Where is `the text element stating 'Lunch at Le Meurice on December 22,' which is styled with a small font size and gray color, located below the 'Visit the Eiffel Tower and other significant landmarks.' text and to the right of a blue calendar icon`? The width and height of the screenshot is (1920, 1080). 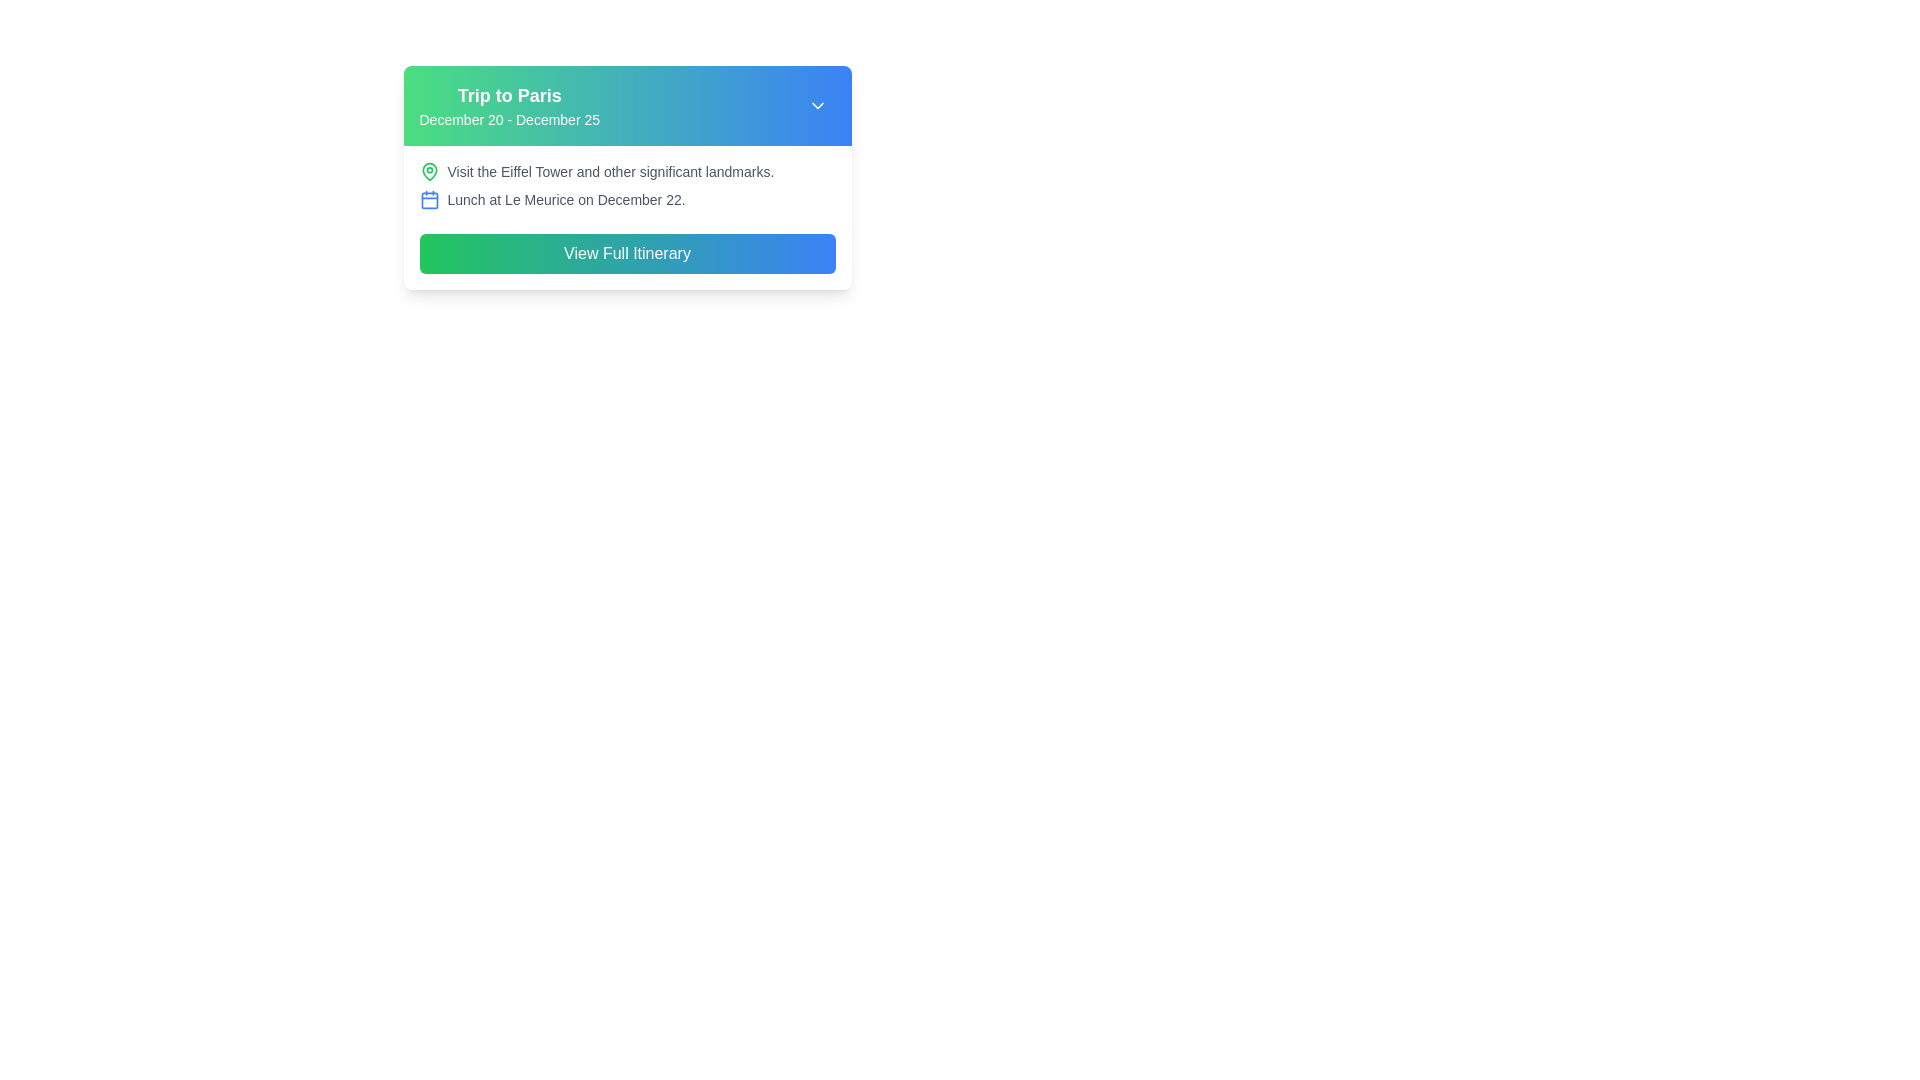 the text element stating 'Lunch at Le Meurice on December 22,' which is styled with a small font size and gray color, located below the 'Visit the Eiffel Tower and other significant landmarks.' text and to the right of a blue calendar icon is located at coordinates (565, 200).